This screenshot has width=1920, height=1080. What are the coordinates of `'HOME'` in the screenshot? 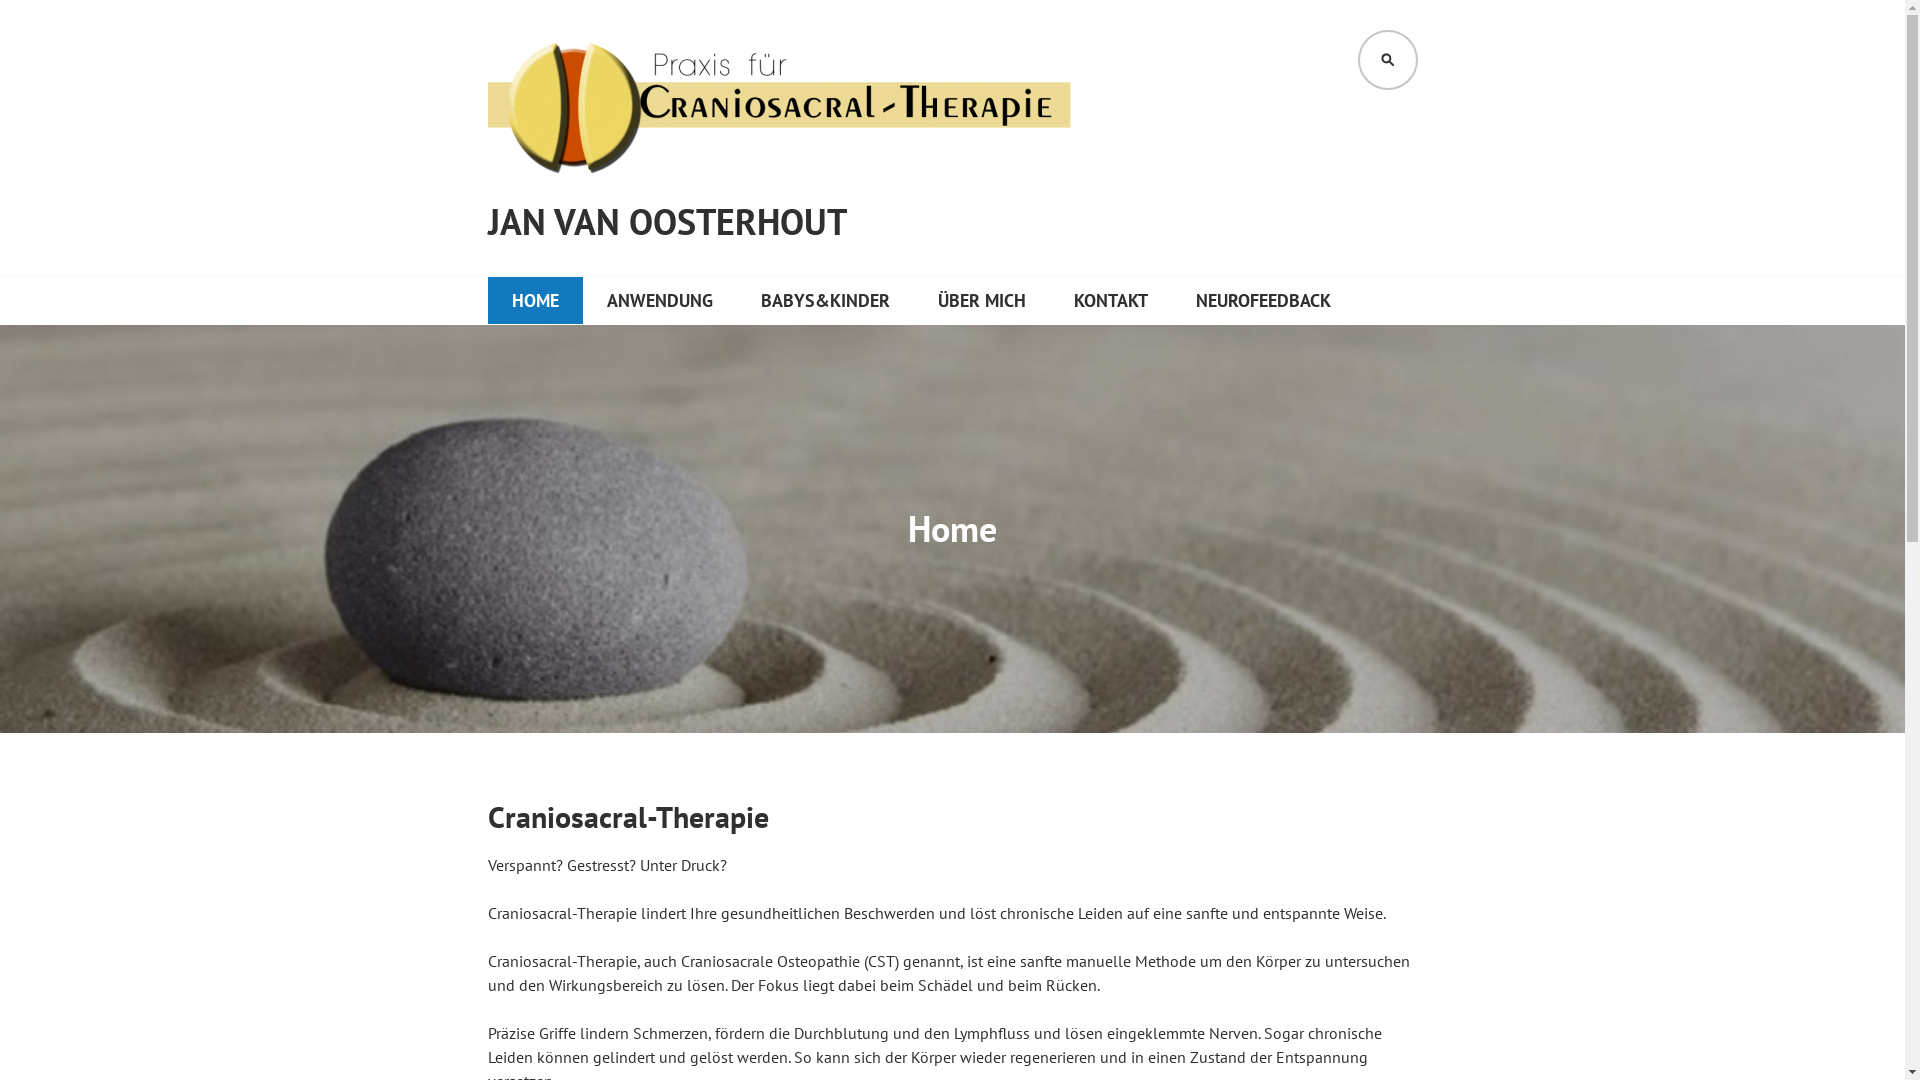 It's located at (535, 300).